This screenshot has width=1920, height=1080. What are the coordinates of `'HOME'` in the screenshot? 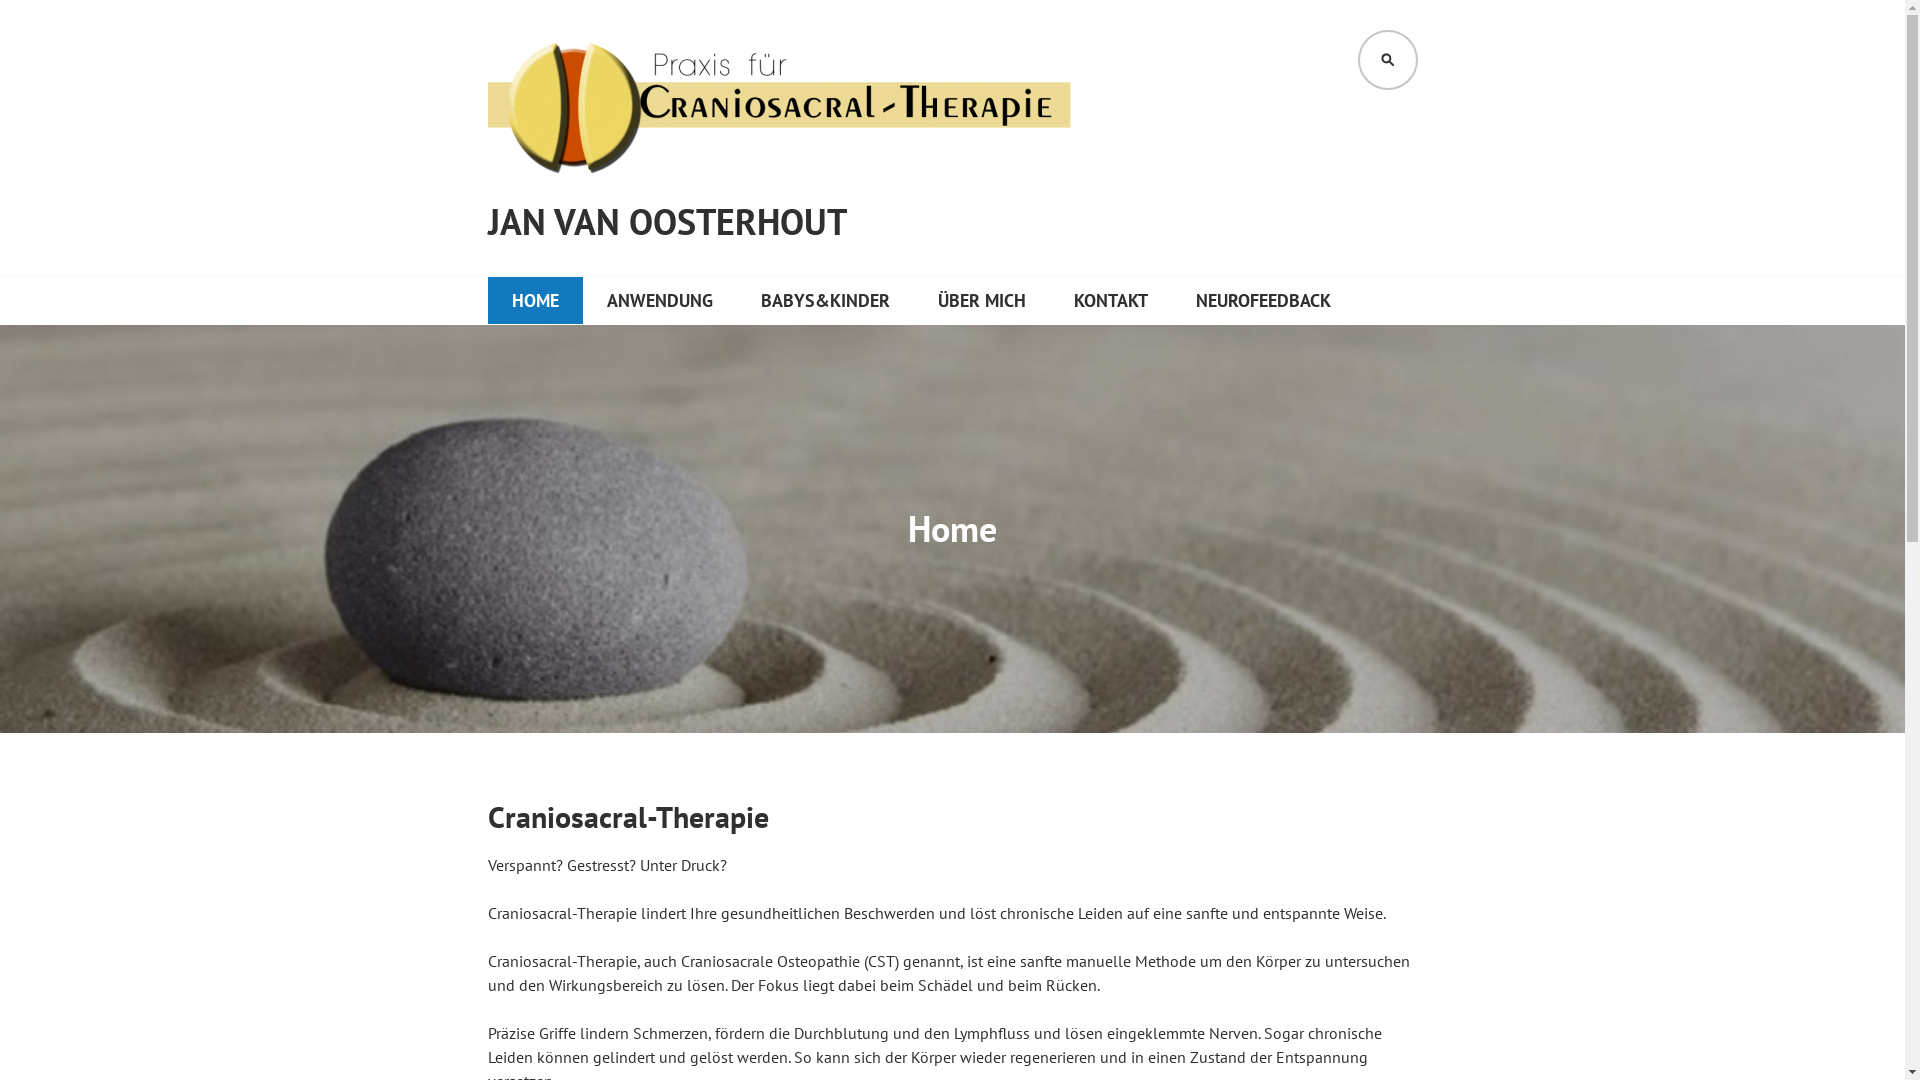 It's located at (535, 300).